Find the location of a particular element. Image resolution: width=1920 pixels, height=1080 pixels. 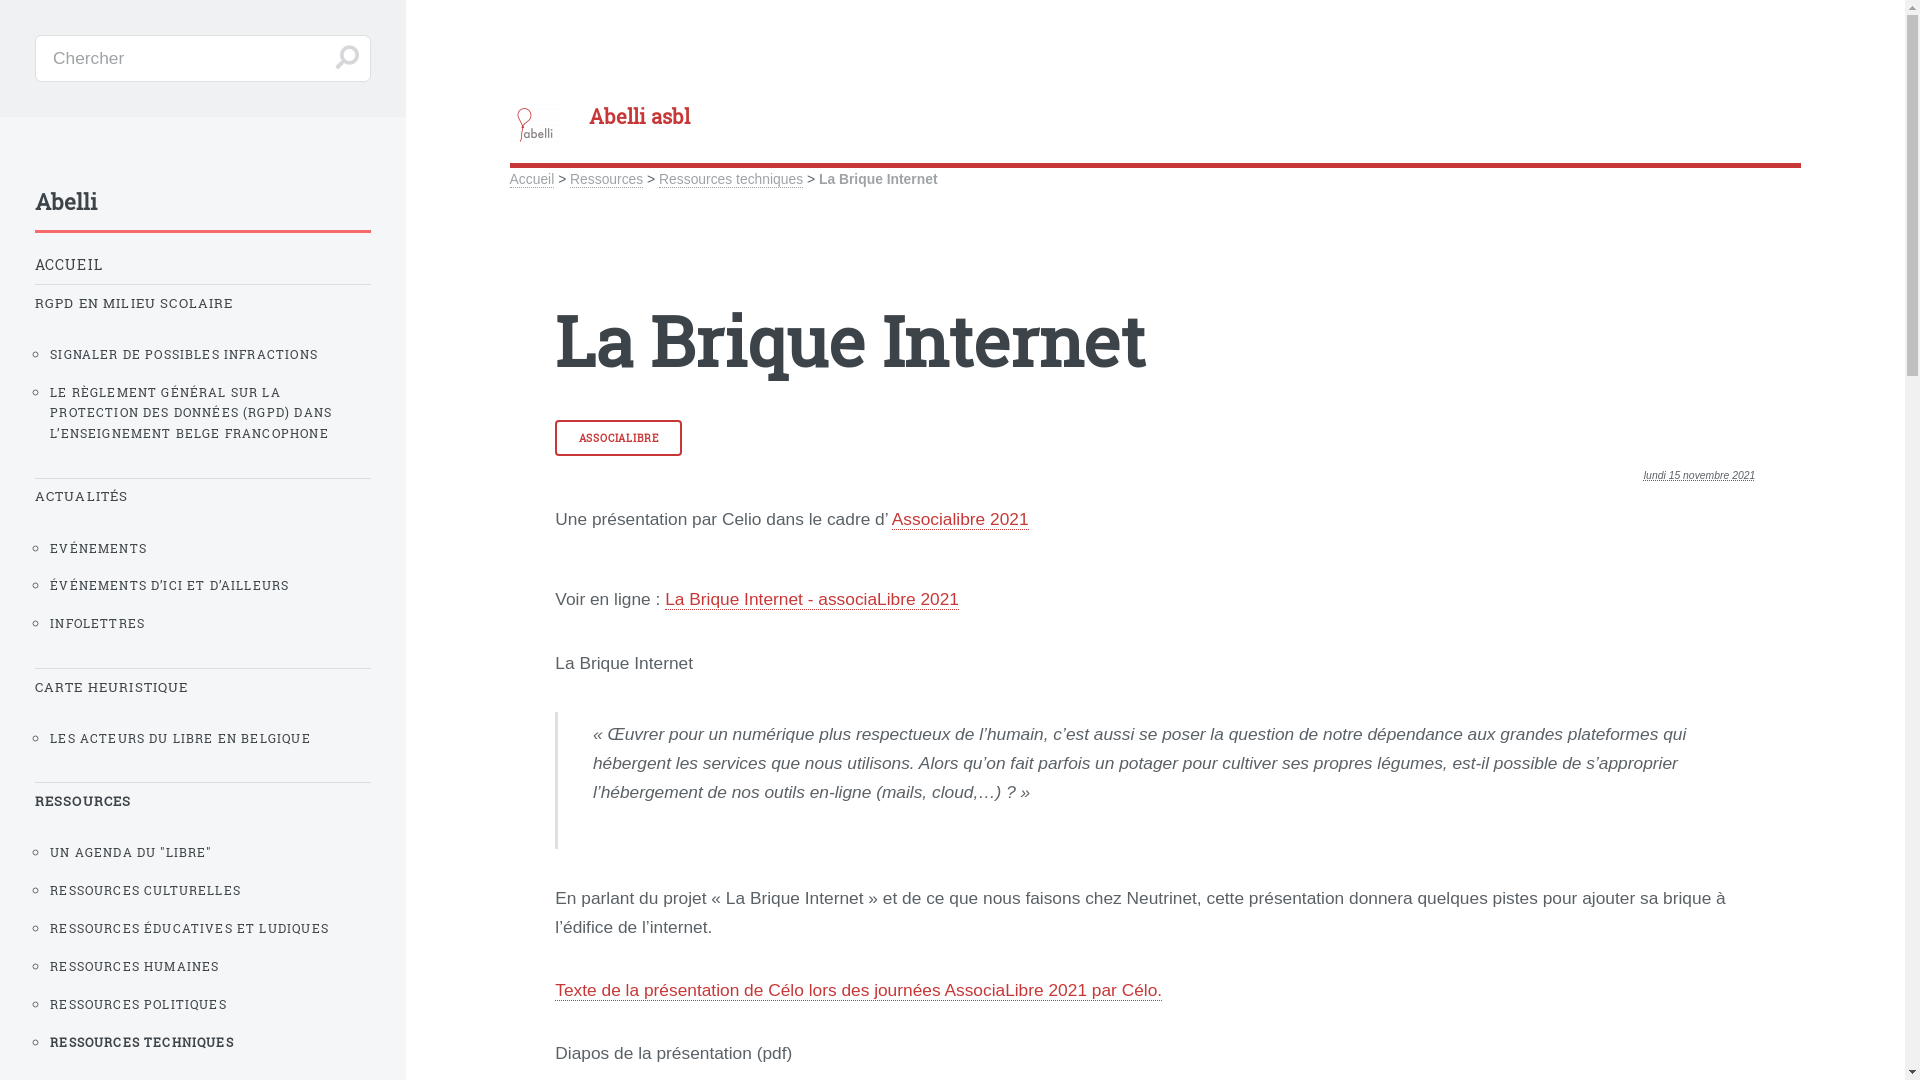

'RESSOURCES HUMAINES' is located at coordinates (49, 965).